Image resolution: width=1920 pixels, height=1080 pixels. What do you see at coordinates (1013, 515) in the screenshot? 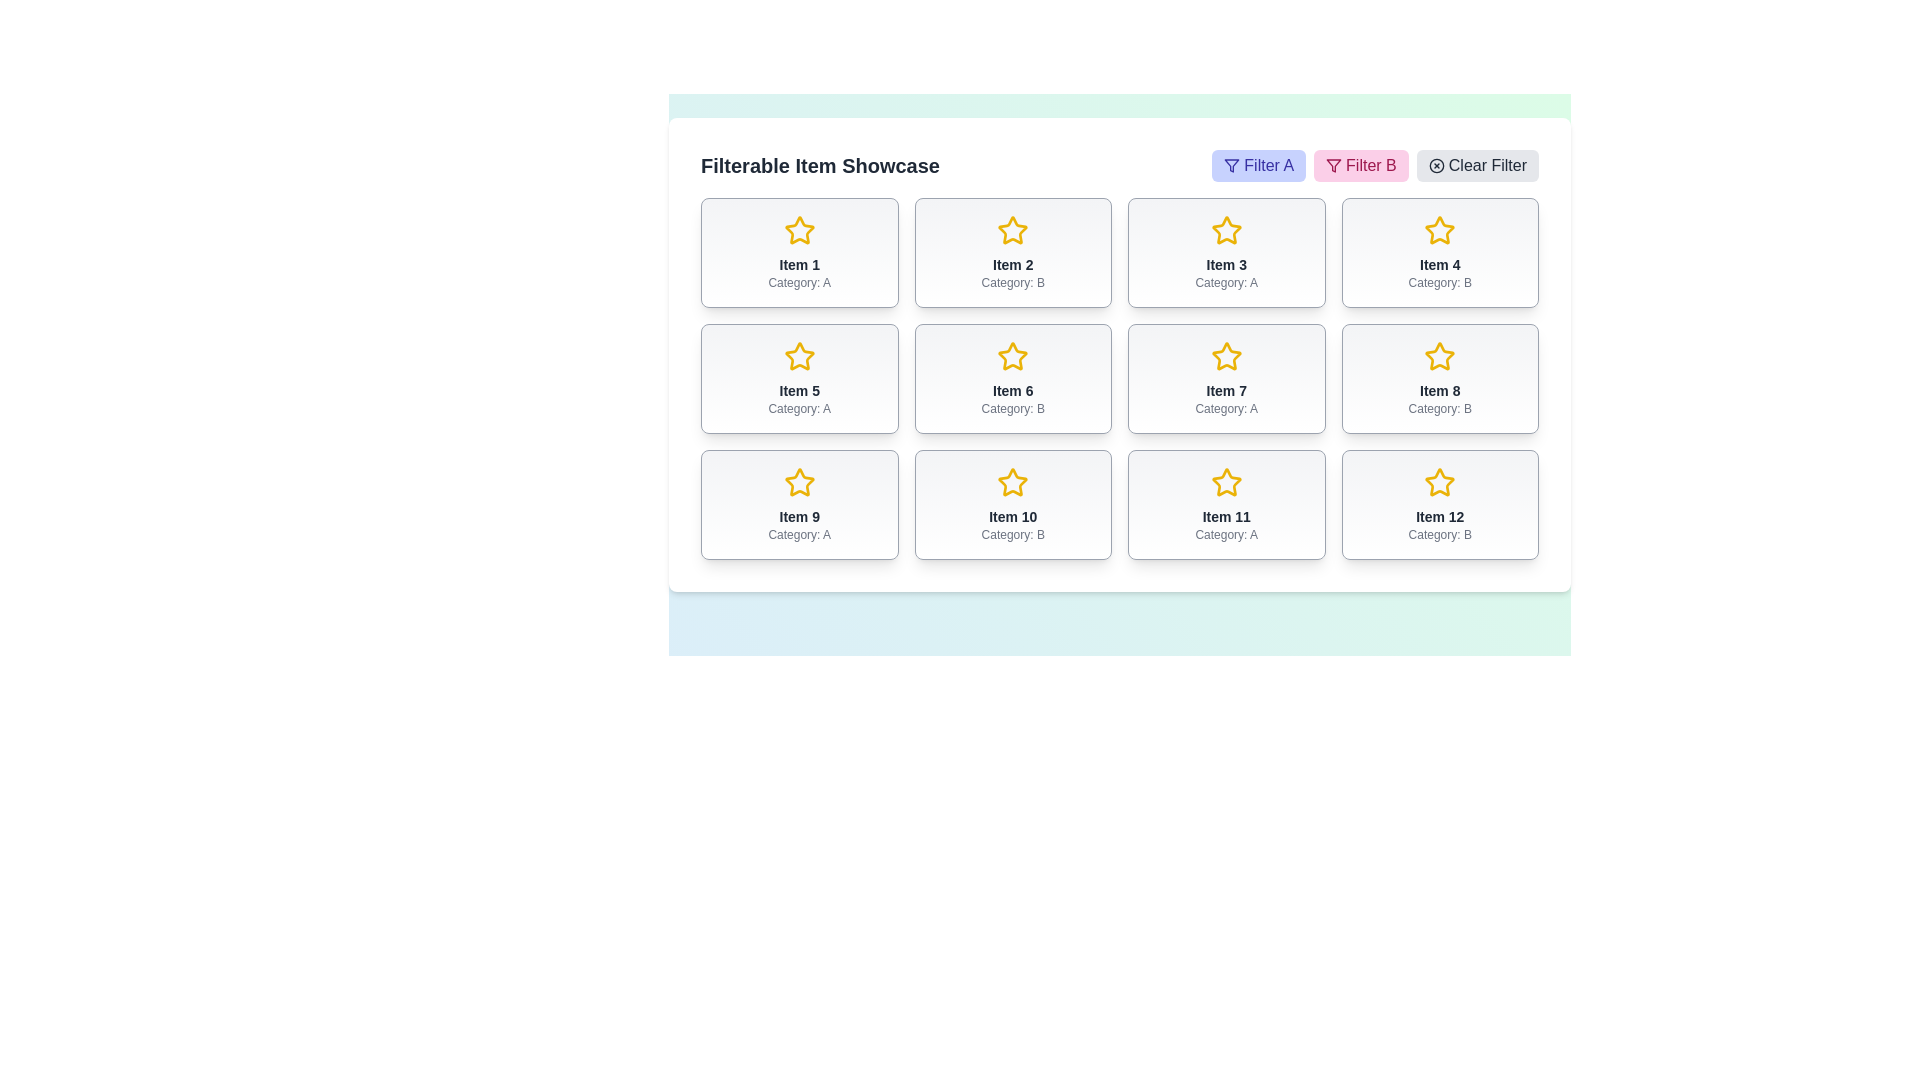
I see `the non-interactive text label that represents 'Item 10', located in a bordered and rounded card at the bottom center of the three-row grid interface` at bounding box center [1013, 515].